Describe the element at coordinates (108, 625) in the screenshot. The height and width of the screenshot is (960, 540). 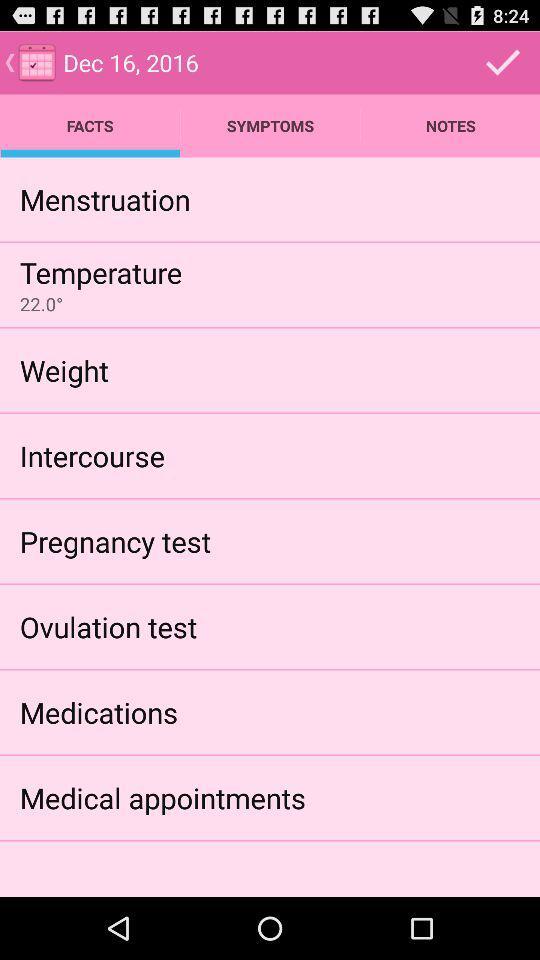
I see `ovulation test app` at that location.